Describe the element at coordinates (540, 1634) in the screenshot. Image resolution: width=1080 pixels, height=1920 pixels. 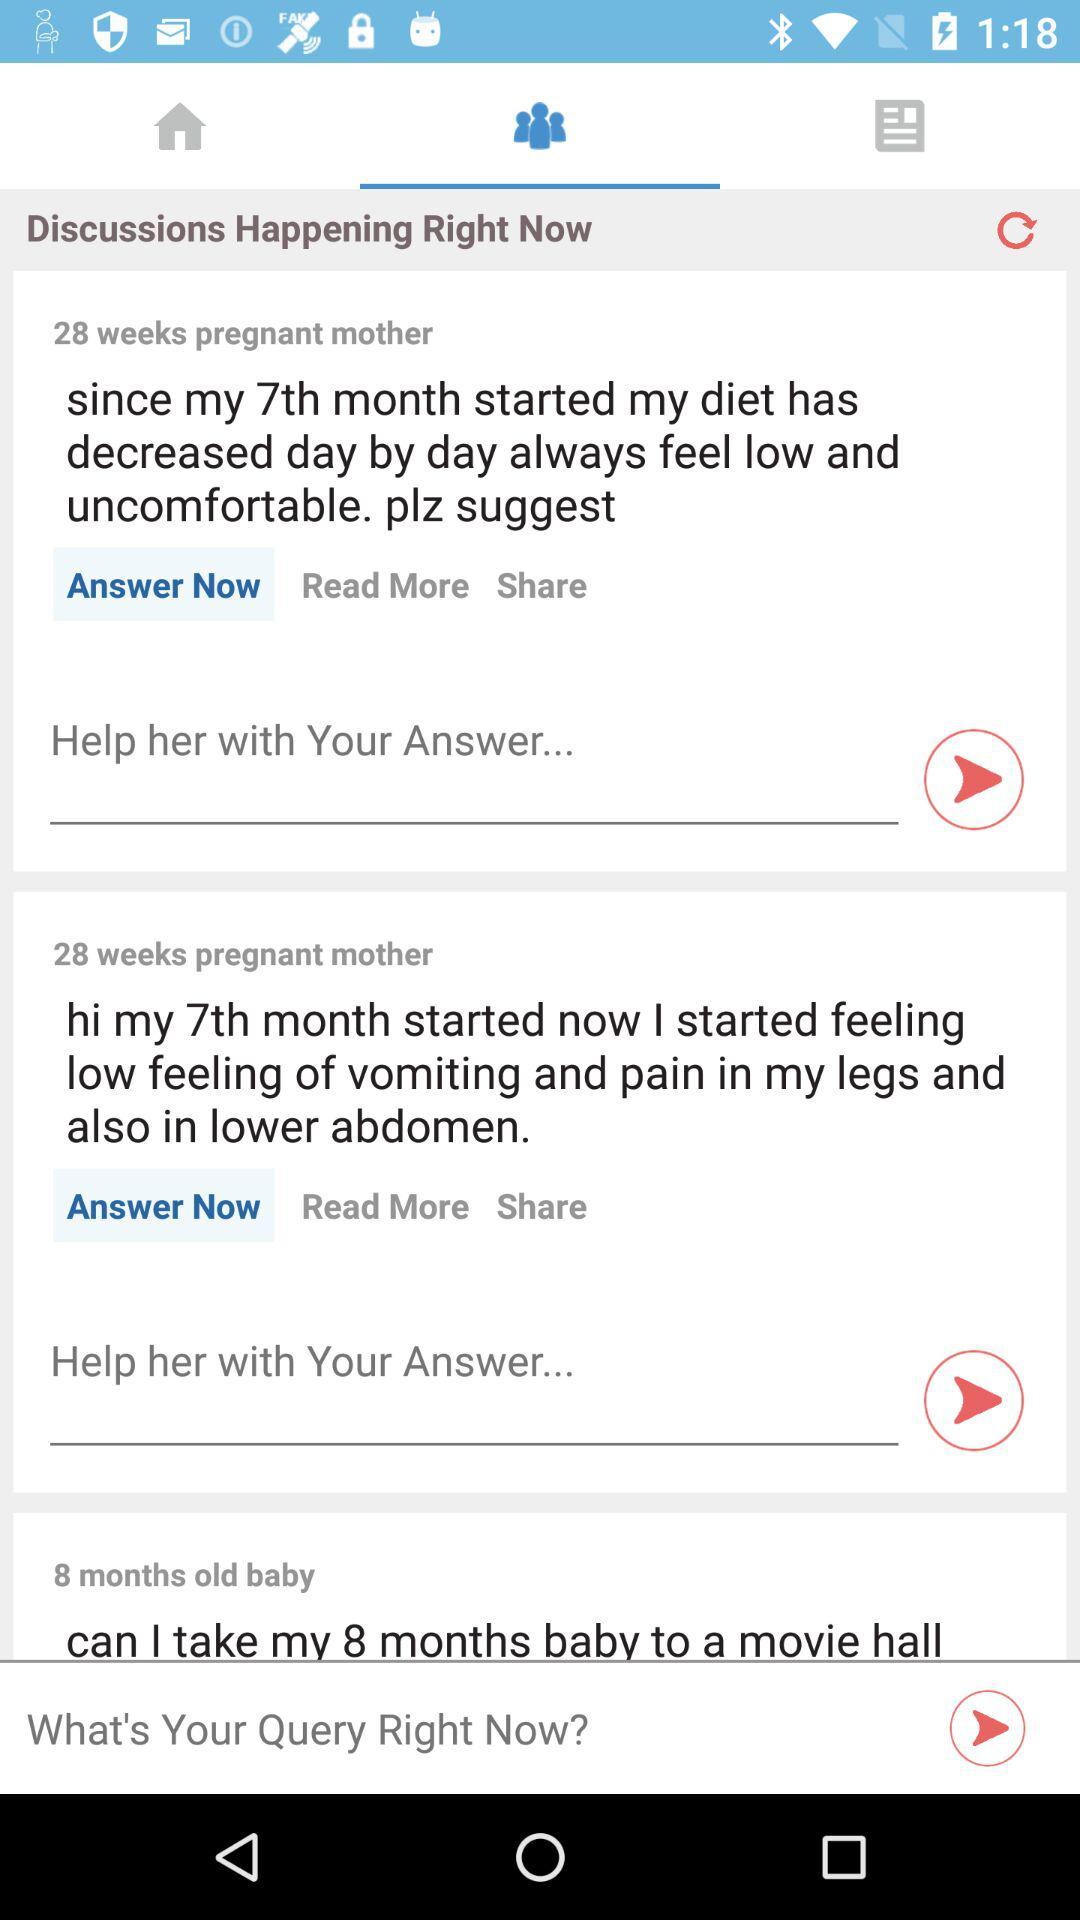
I see `icon below 8 months old icon` at that location.